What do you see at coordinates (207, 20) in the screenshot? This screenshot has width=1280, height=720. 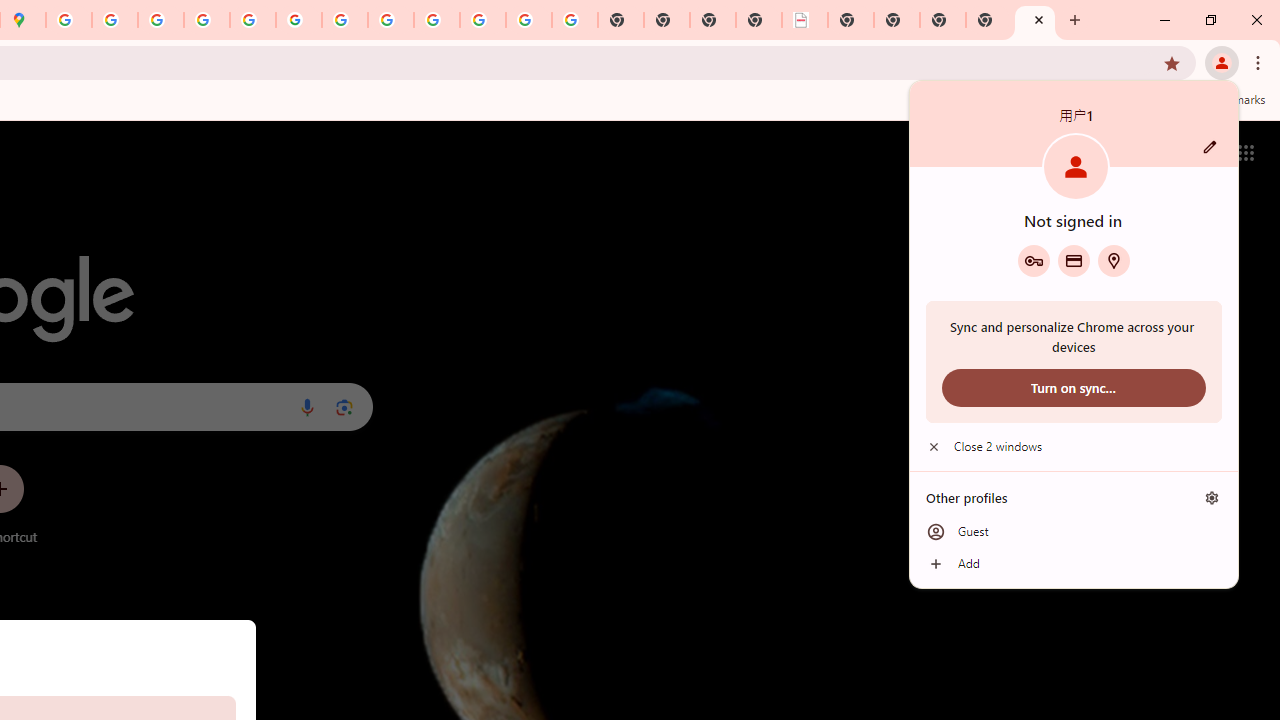 I see `'Privacy Help Center - Policies Help'` at bounding box center [207, 20].